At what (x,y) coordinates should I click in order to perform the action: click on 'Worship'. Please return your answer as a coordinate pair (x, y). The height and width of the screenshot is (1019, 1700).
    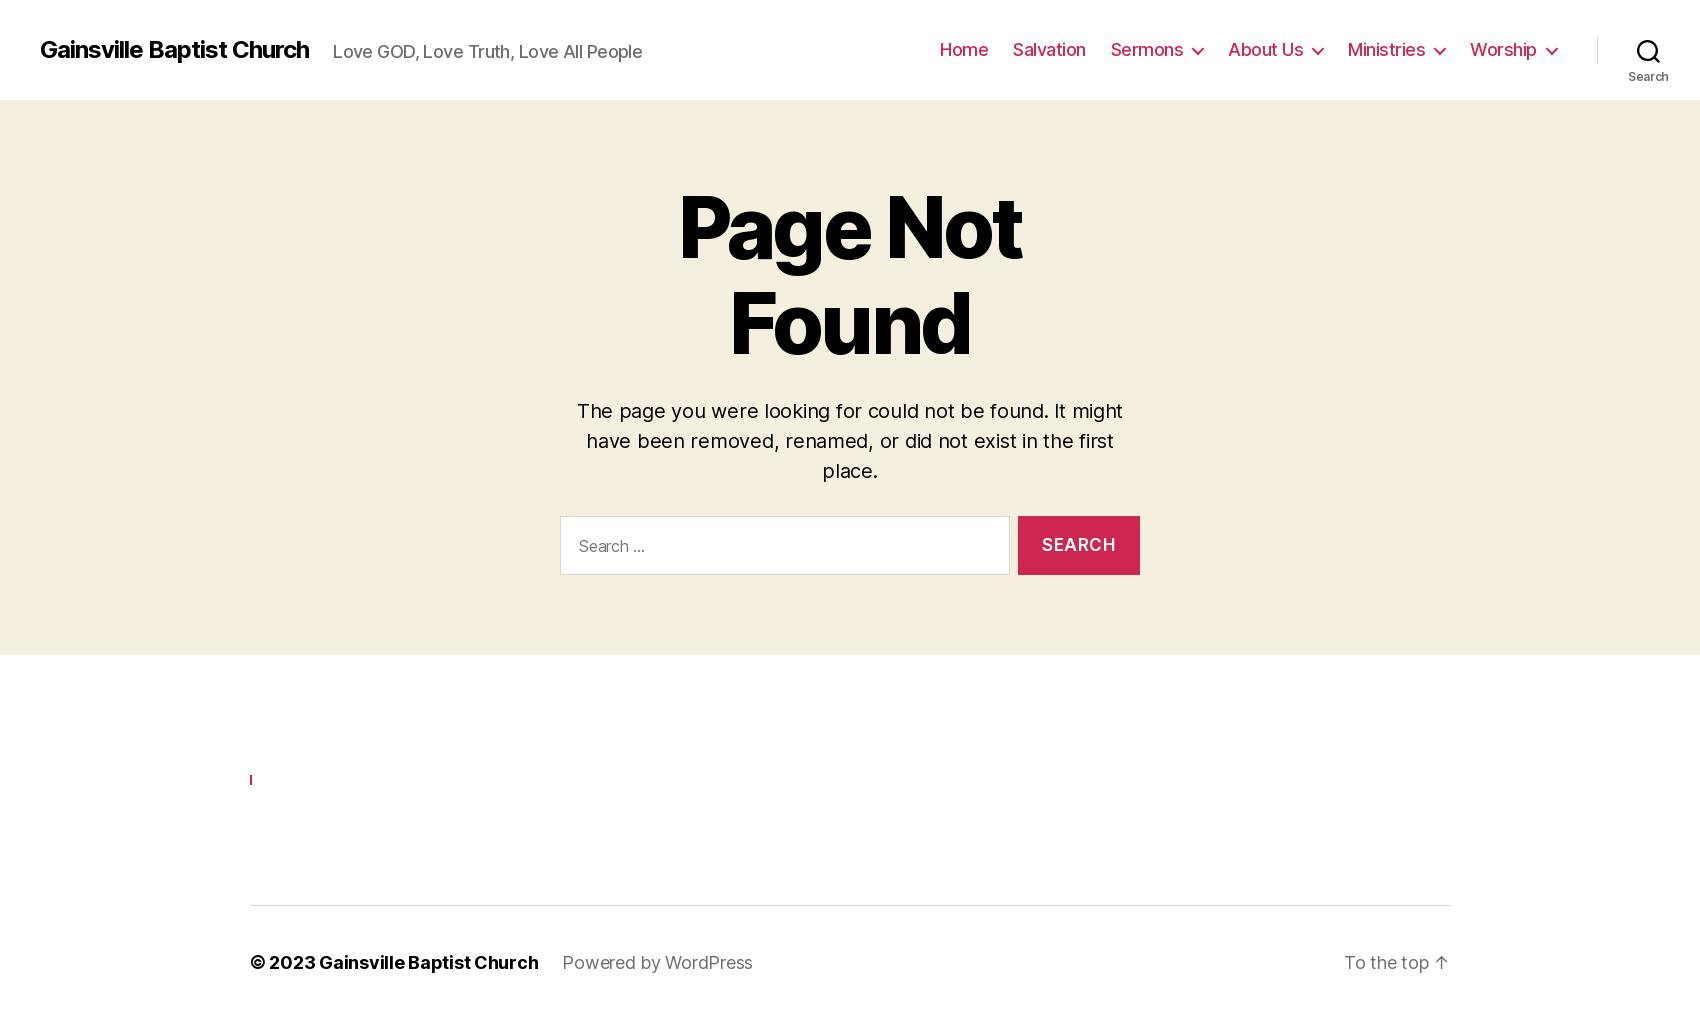
    Looking at the image, I should click on (1503, 44).